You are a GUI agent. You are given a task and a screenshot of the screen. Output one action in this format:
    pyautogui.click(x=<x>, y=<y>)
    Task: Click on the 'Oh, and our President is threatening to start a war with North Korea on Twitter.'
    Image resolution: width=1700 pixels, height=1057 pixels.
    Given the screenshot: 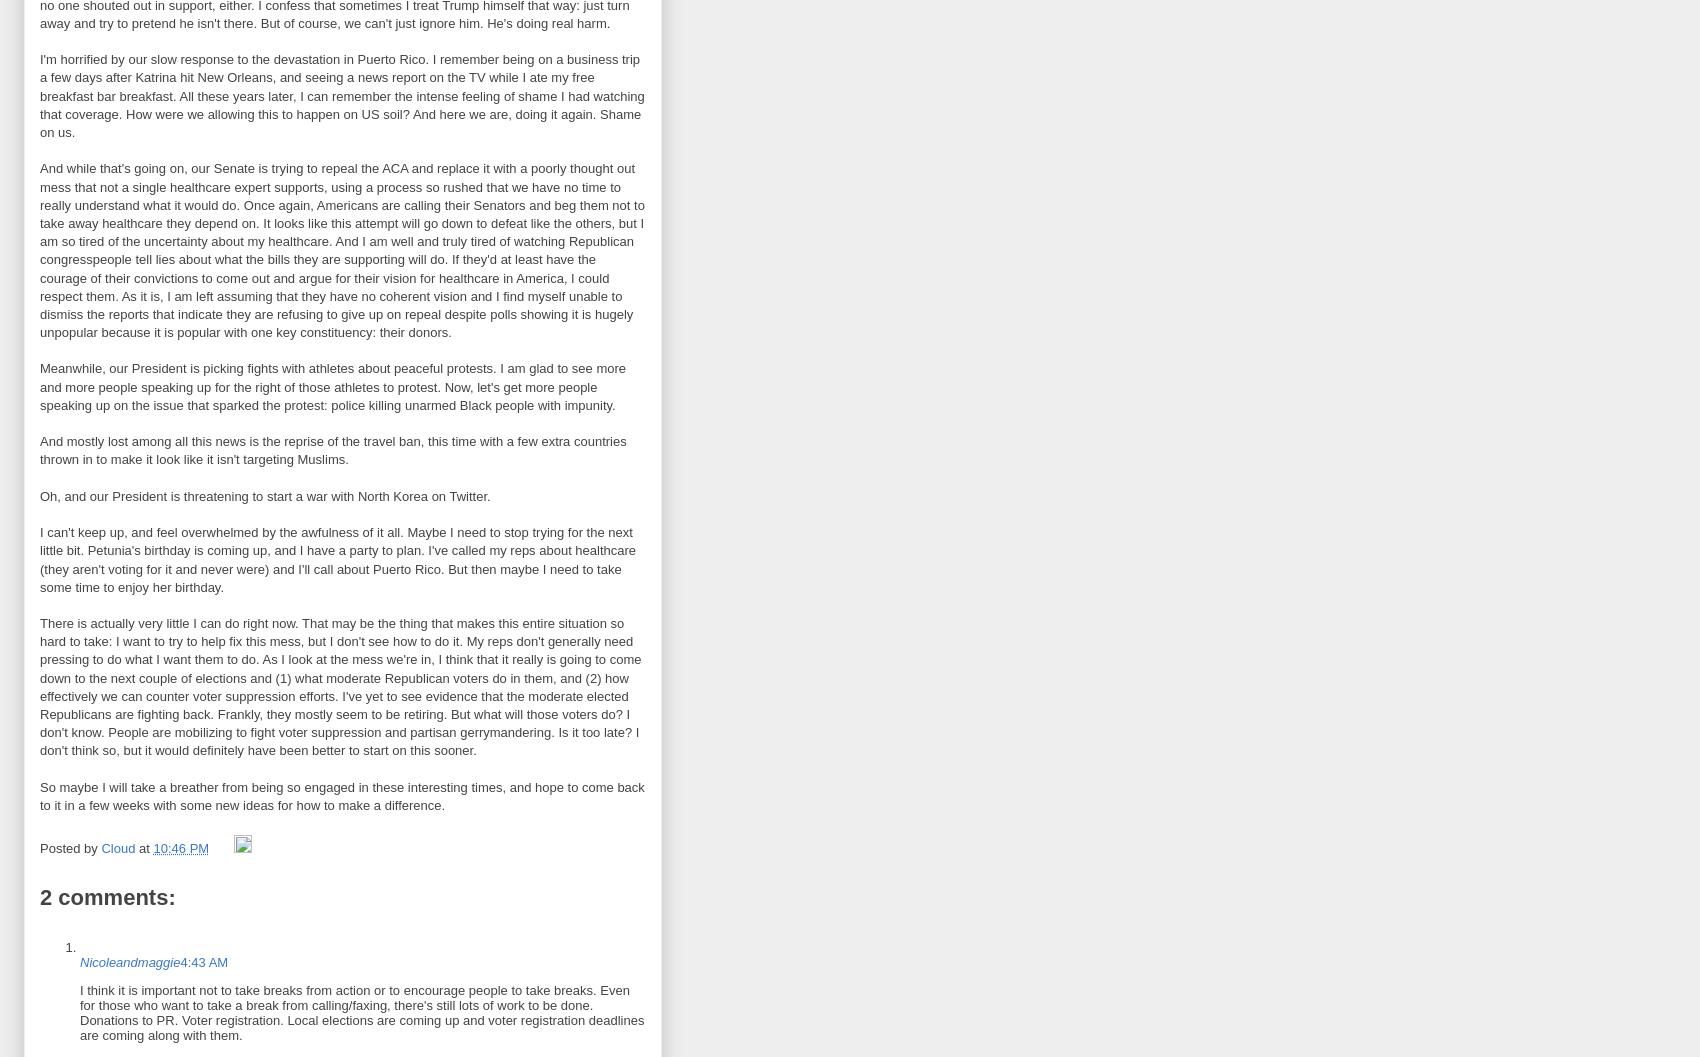 What is the action you would take?
    pyautogui.click(x=265, y=495)
    